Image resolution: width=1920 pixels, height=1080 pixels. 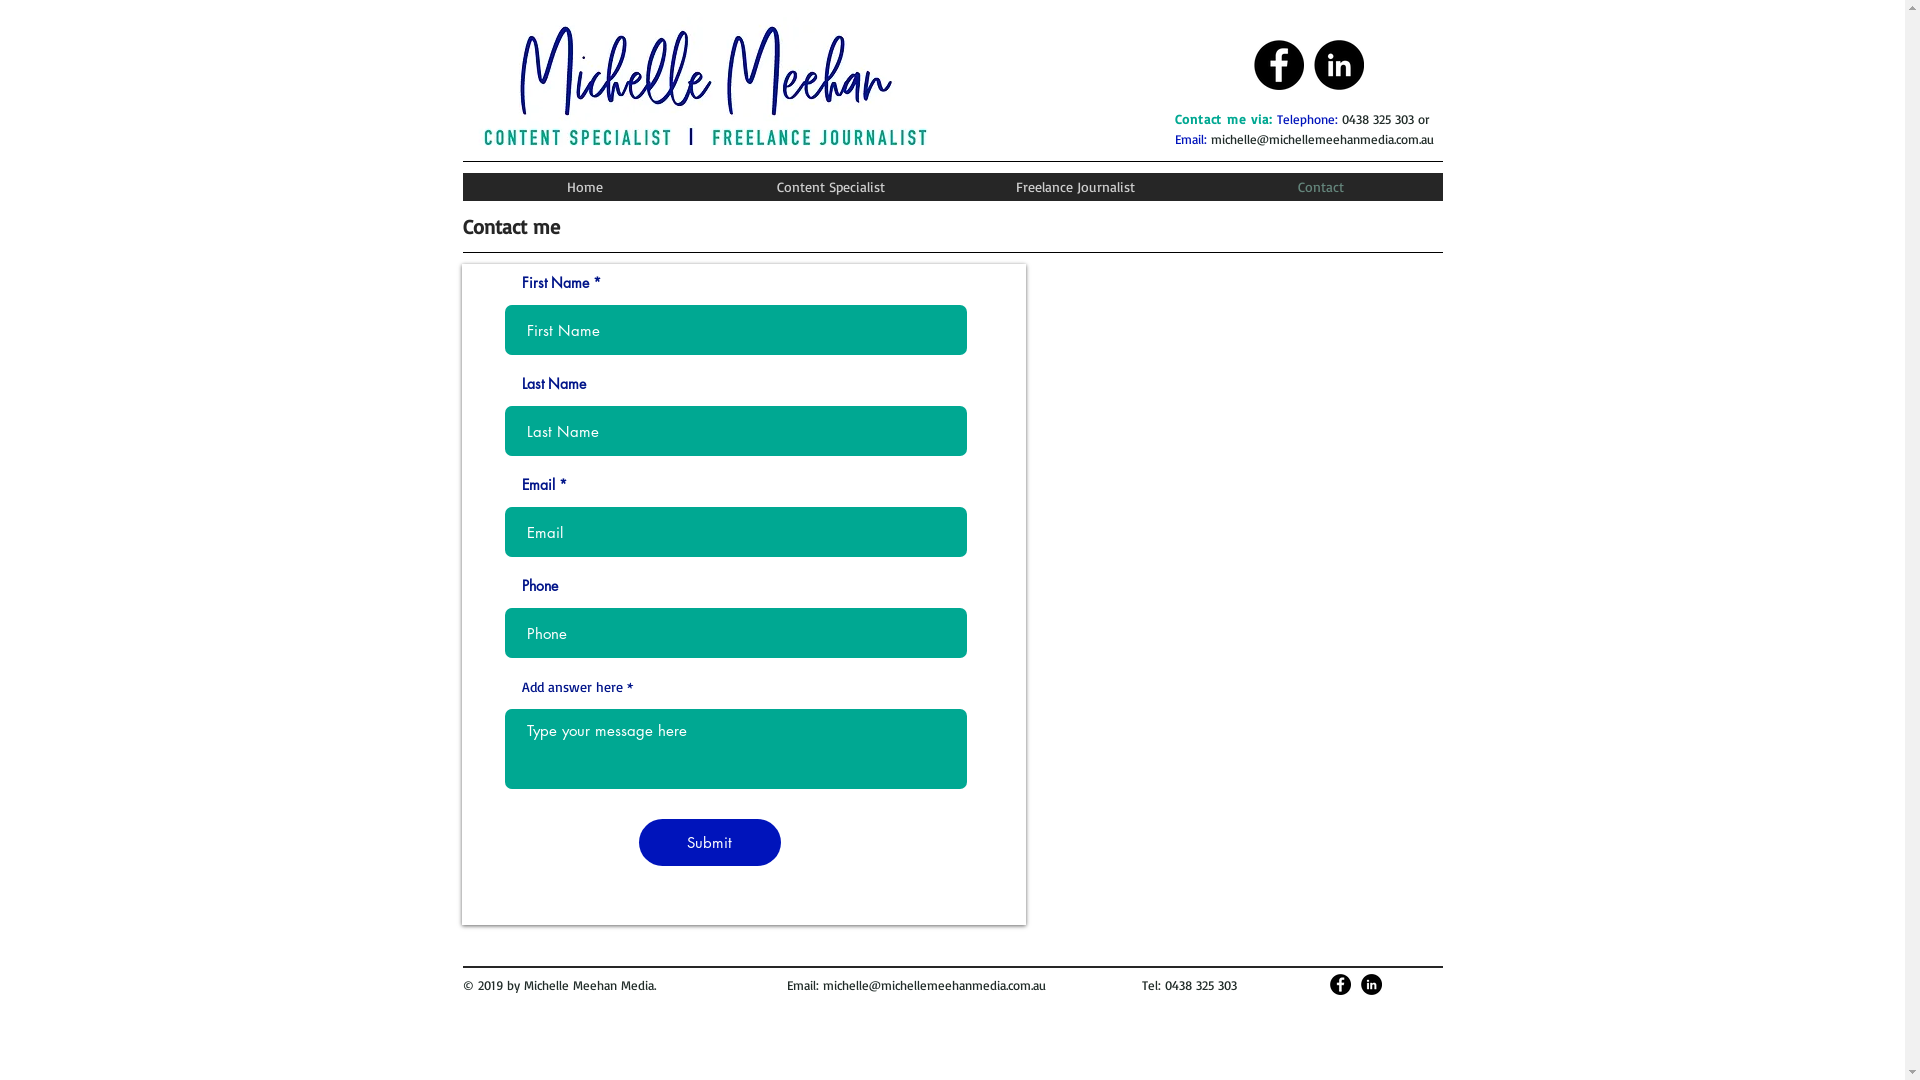 I want to click on 'CONCEPTS_MMM_RGB_Artboard 6.jpg', so click(x=703, y=87).